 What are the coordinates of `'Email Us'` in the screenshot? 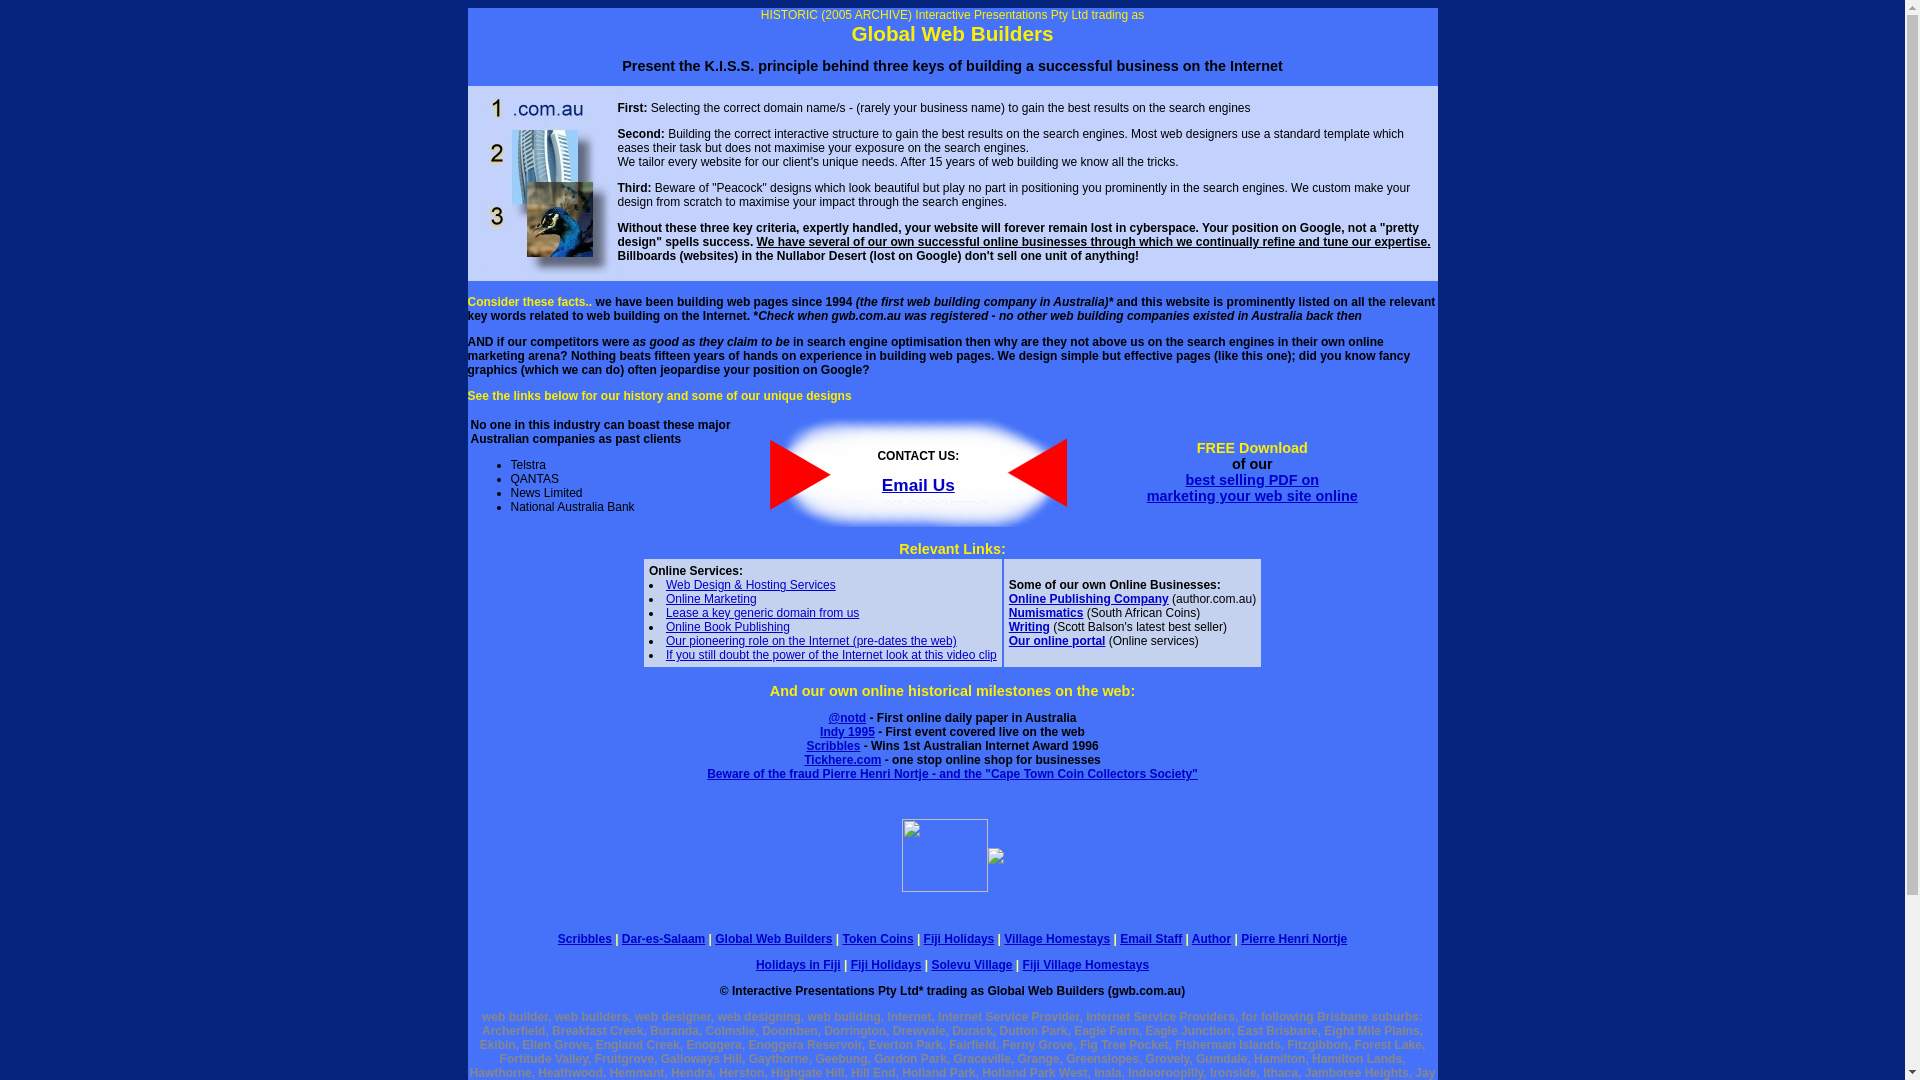 It's located at (881, 483).